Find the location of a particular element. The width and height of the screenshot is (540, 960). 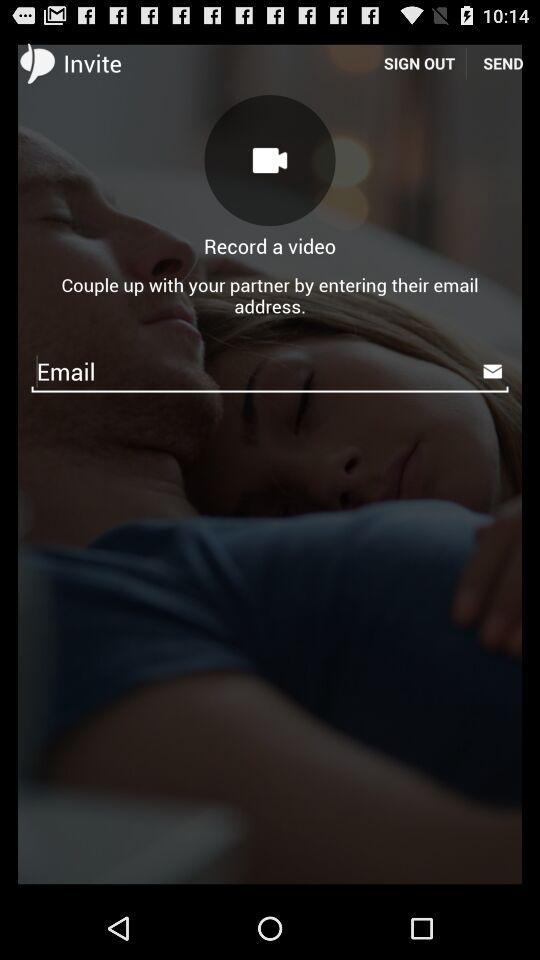

the sign out item is located at coordinates (418, 62).